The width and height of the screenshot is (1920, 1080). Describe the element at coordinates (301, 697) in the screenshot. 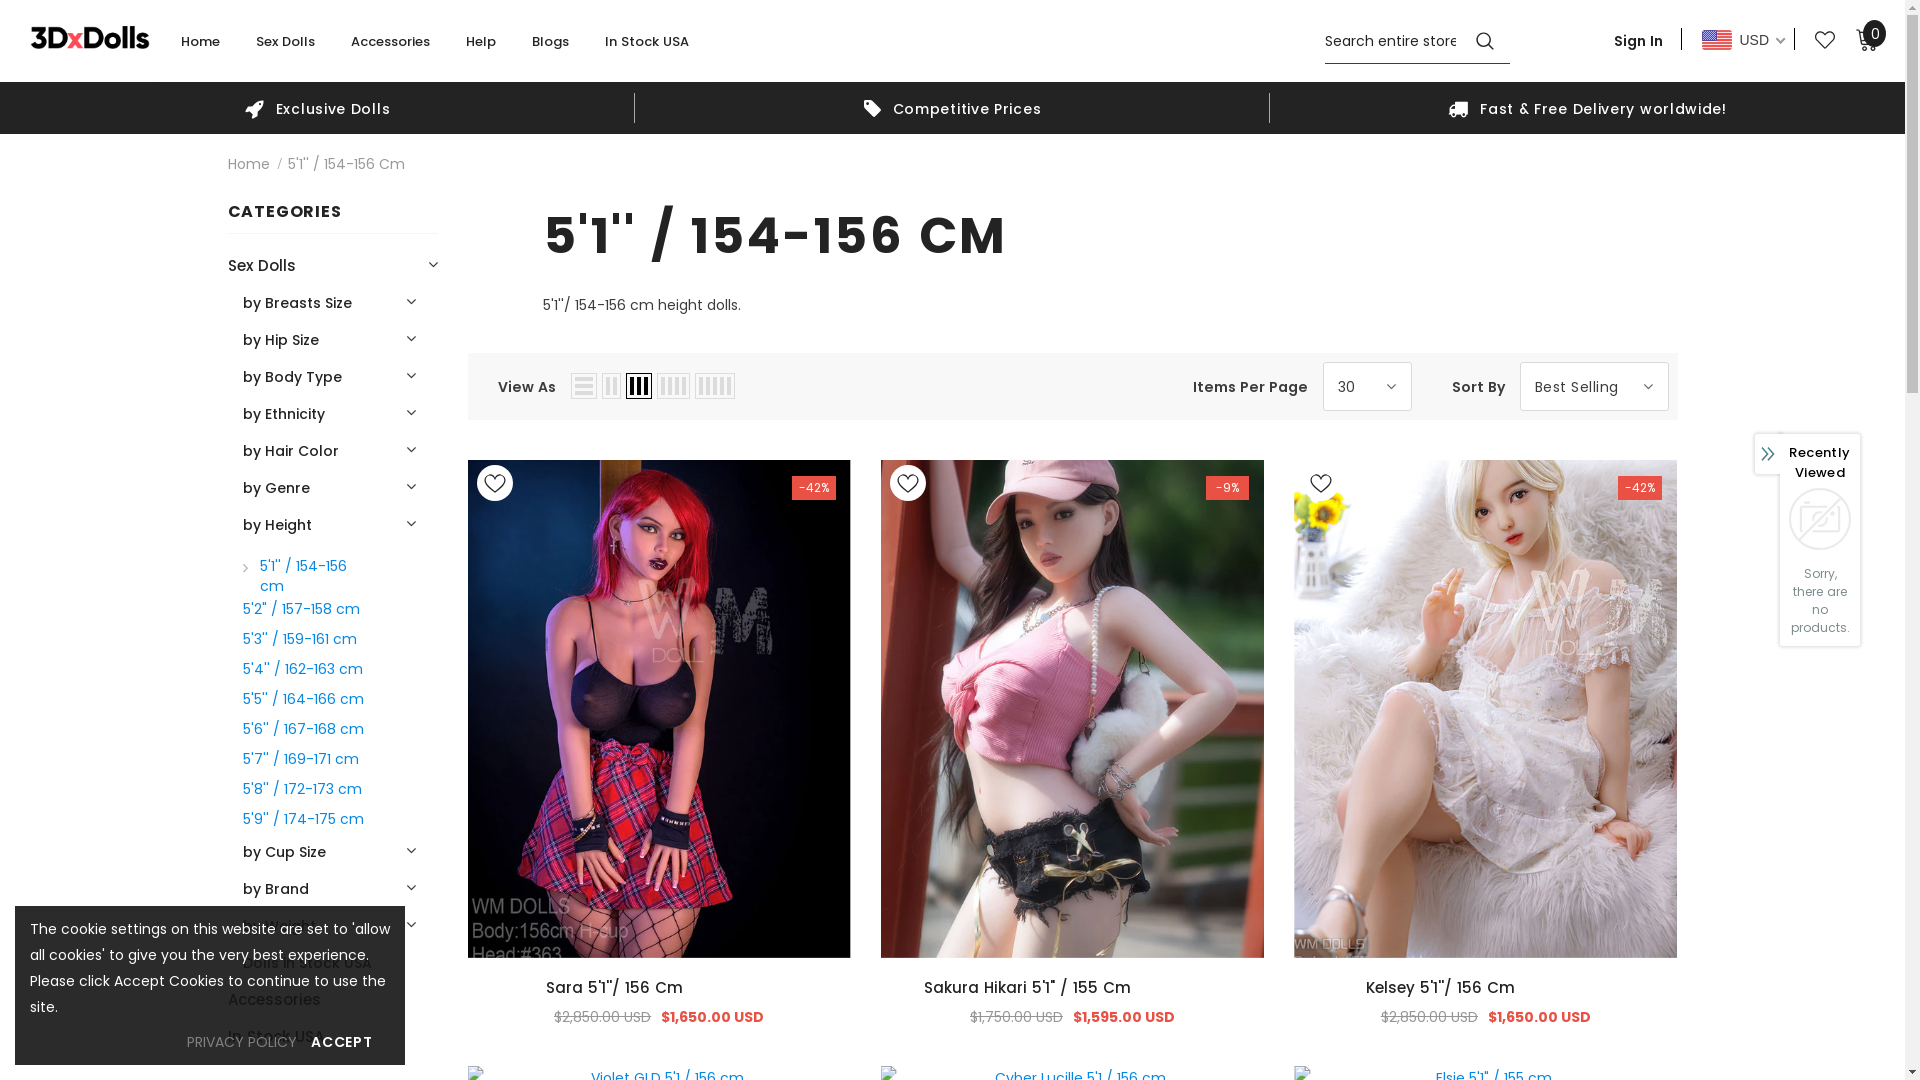

I see `'5'5'' / 164-166 cm'` at that location.